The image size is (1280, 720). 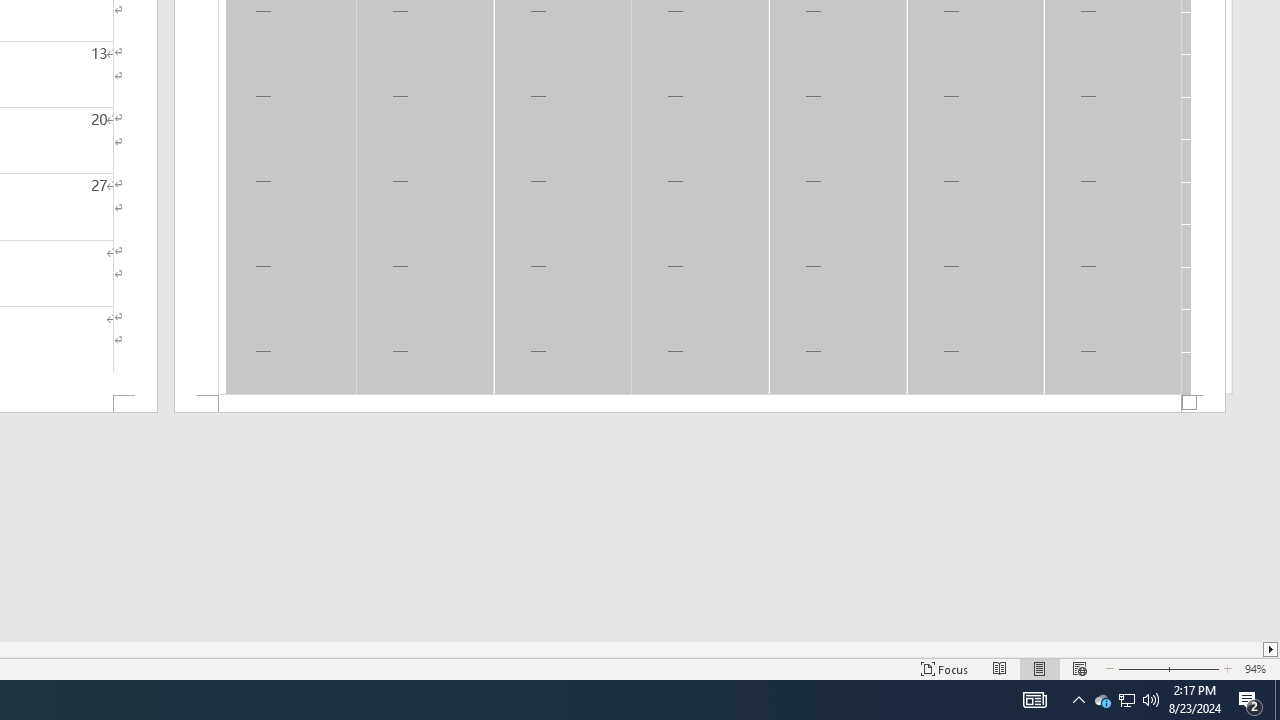 I want to click on 'Footer -Section 1-', so click(x=700, y=404).